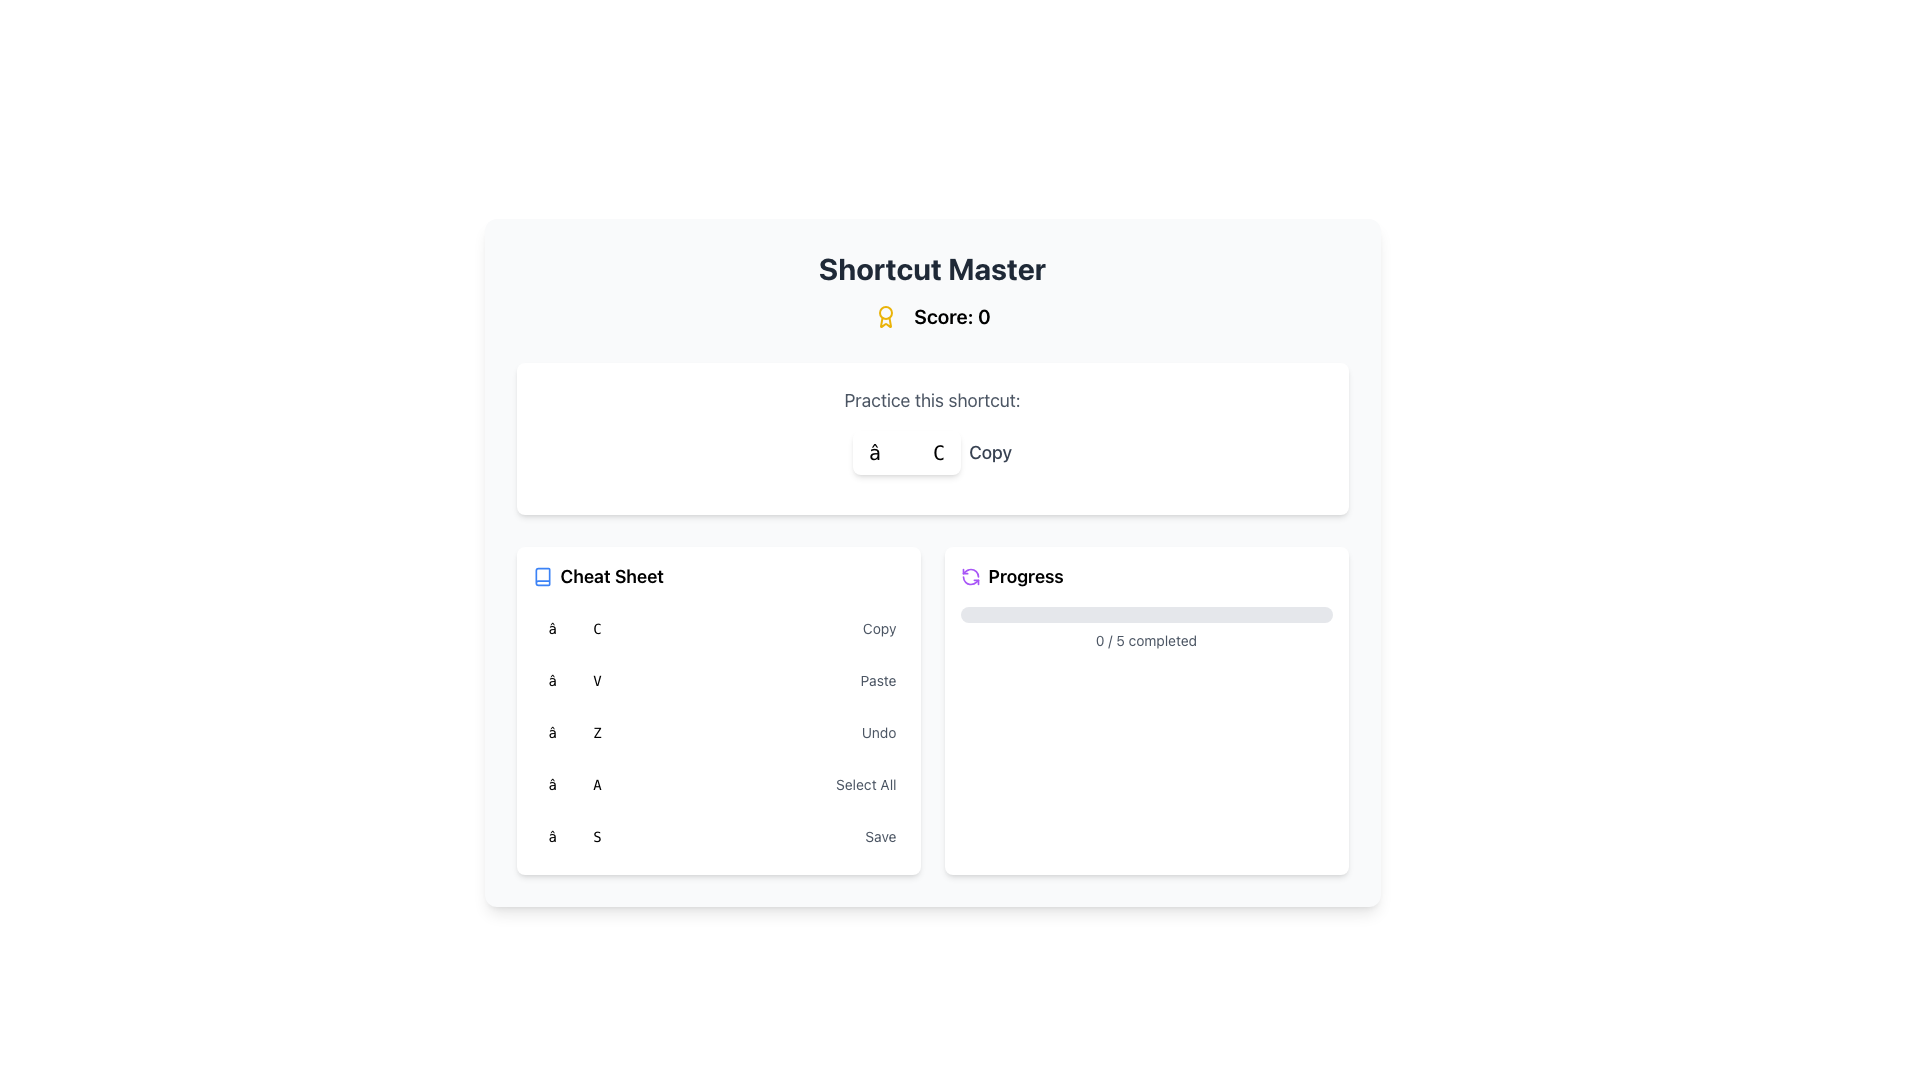 Image resolution: width=1920 pixels, height=1080 pixels. I want to click on shortcut information from the Informational card located in the bottom-left quadrant, beside the 'Progress' card, so click(718, 709).